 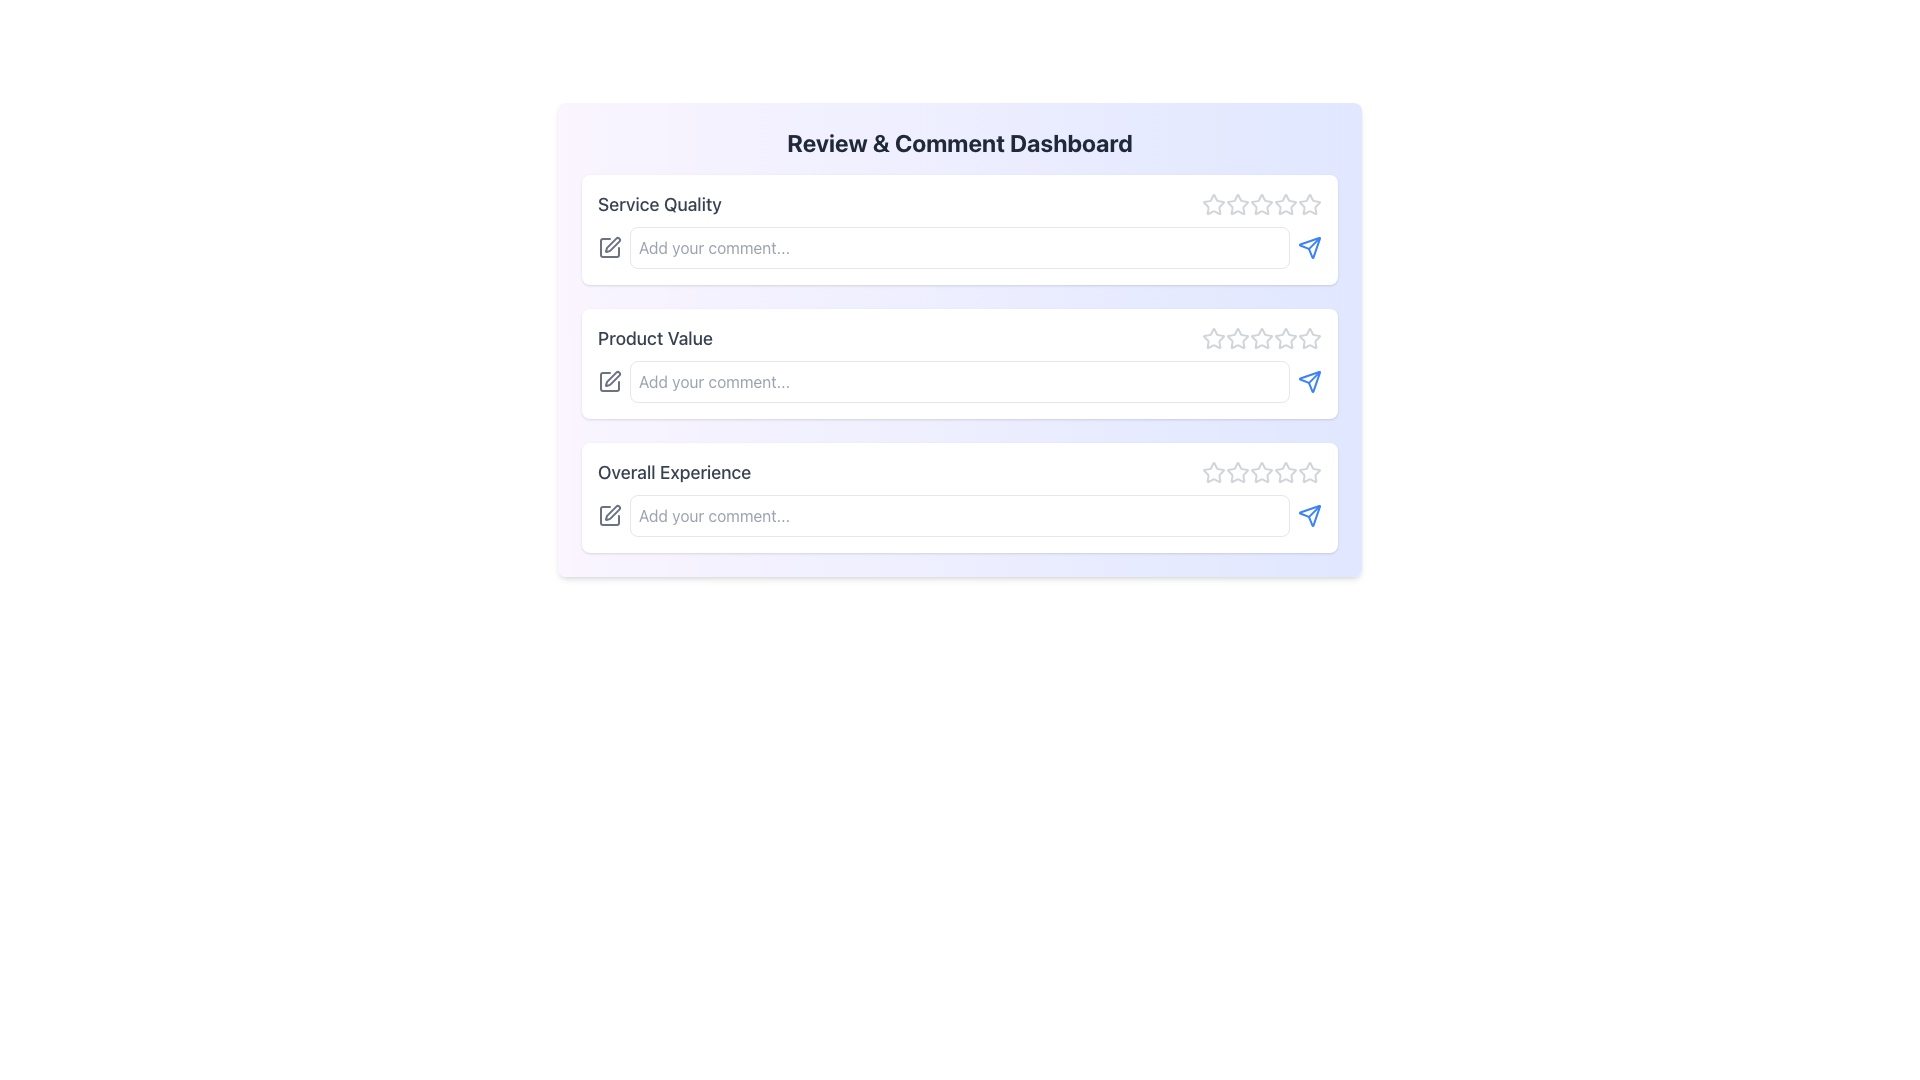 What do you see at coordinates (1237, 473) in the screenshot?
I see `the second star icon in the 'Overall Experience' rating section to select the rating` at bounding box center [1237, 473].